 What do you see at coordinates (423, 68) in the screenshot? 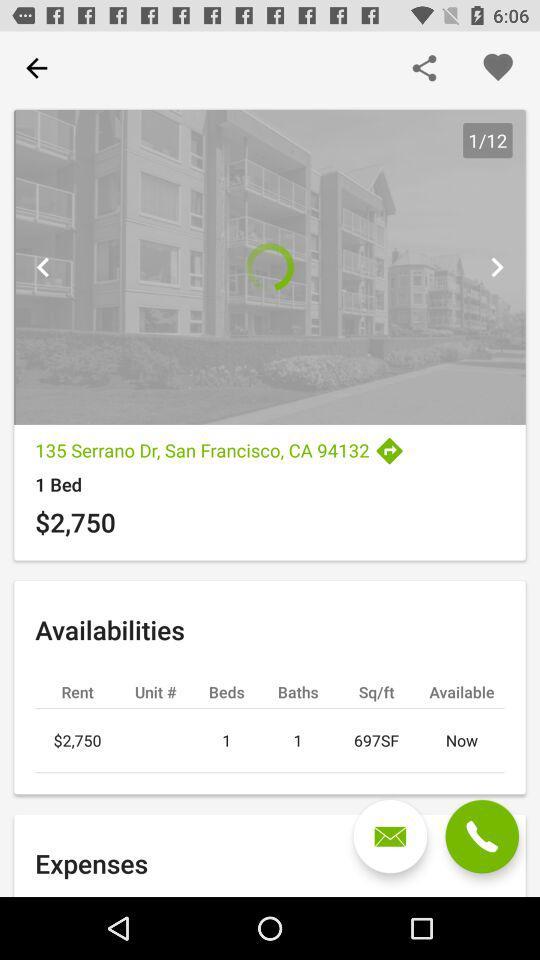
I see `share` at bounding box center [423, 68].